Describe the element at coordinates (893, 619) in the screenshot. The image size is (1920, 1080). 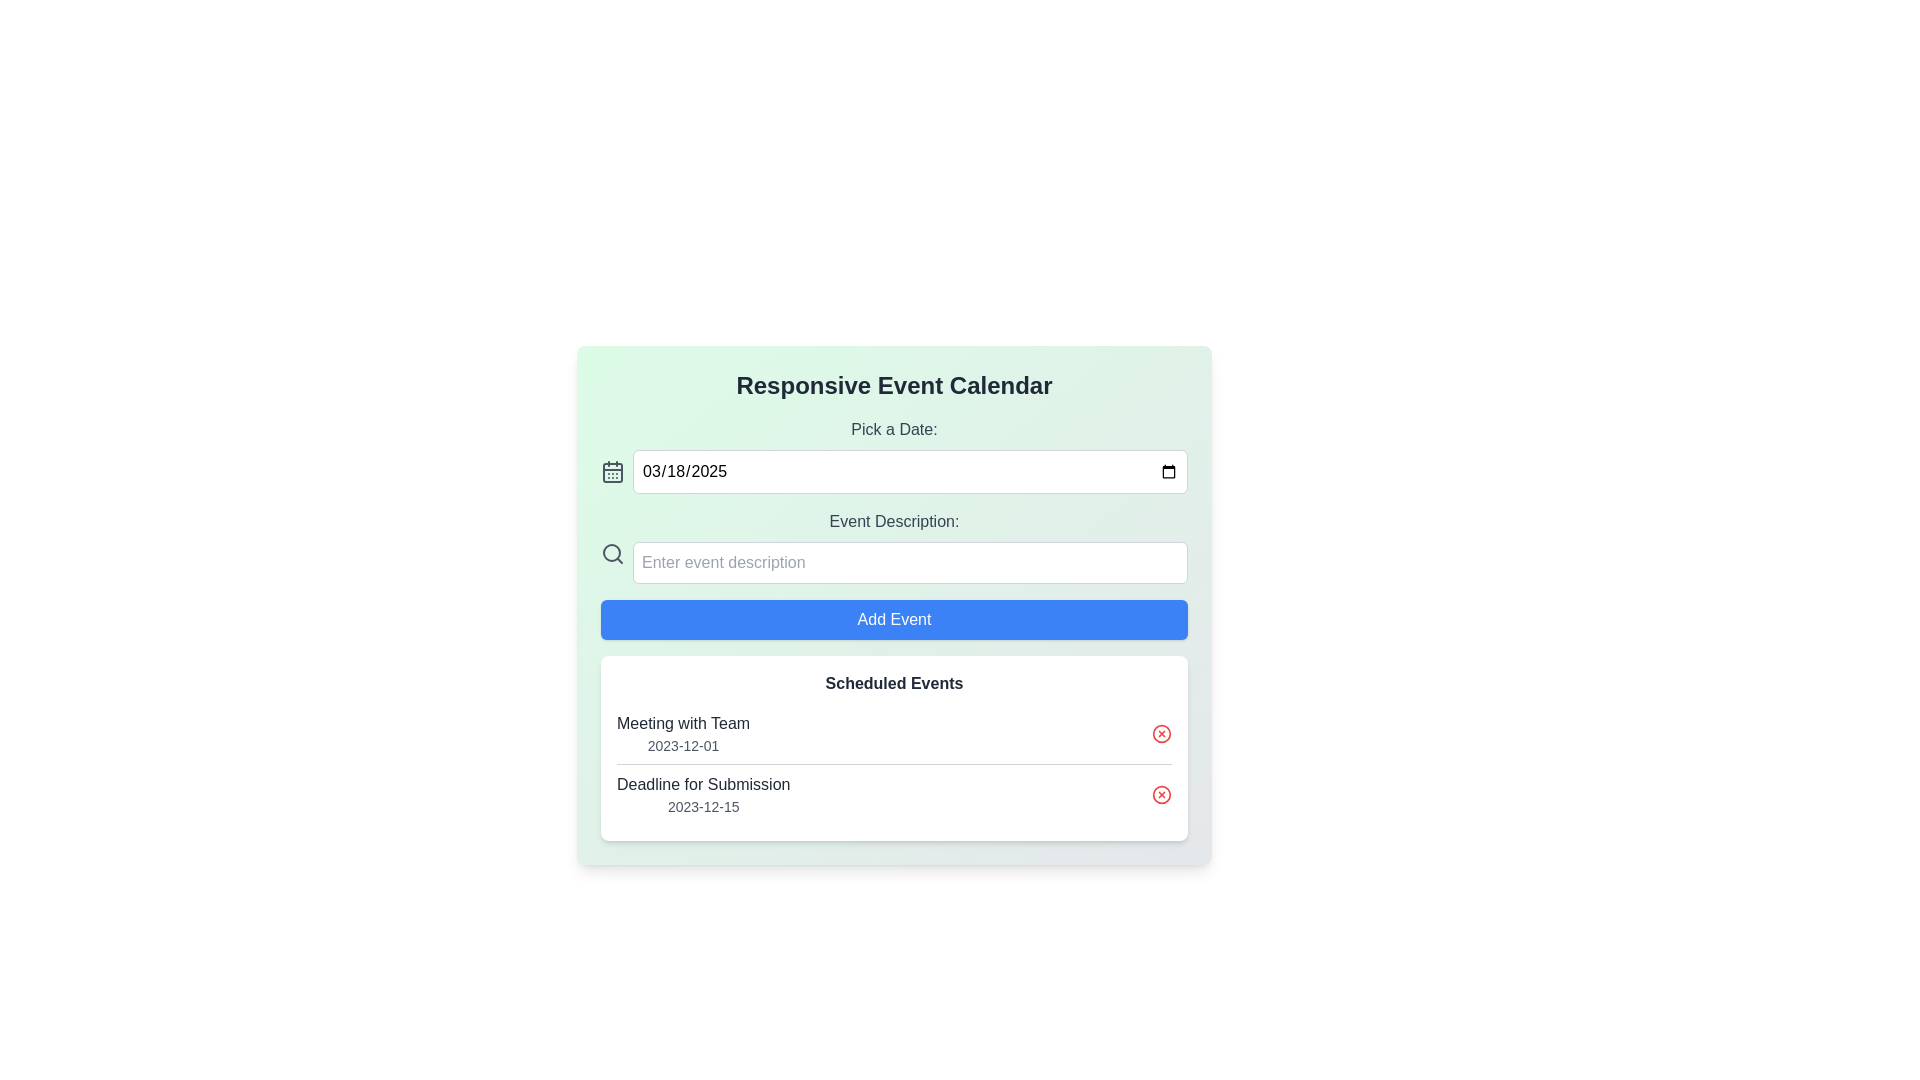
I see `the button located in the central section of the interface, below the 'Event Description' input field` at that location.